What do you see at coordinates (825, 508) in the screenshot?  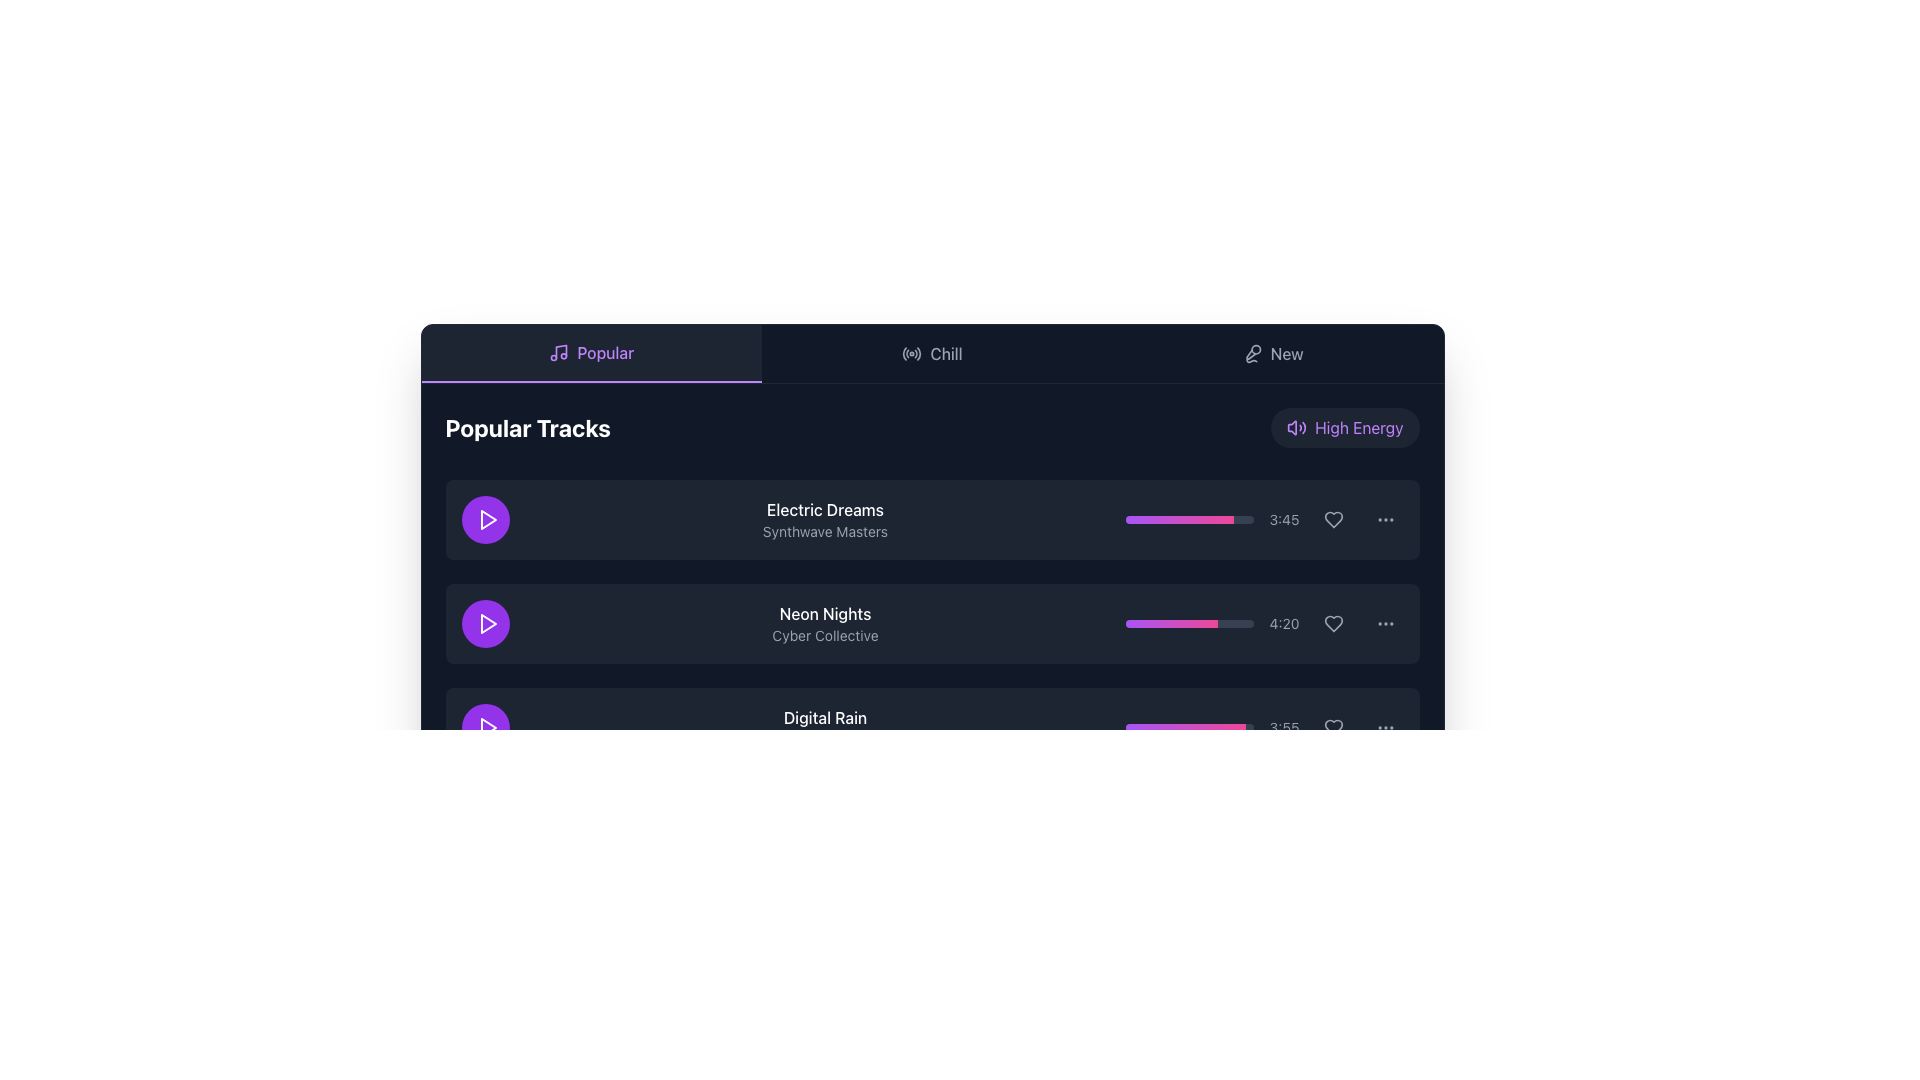 I see `the text label displaying 'Electric Dreams', which is the primary title of the first track in the 'Popular Tracks' list, located above the subtitle 'Synthwave Masters'` at bounding box center [825, 508].